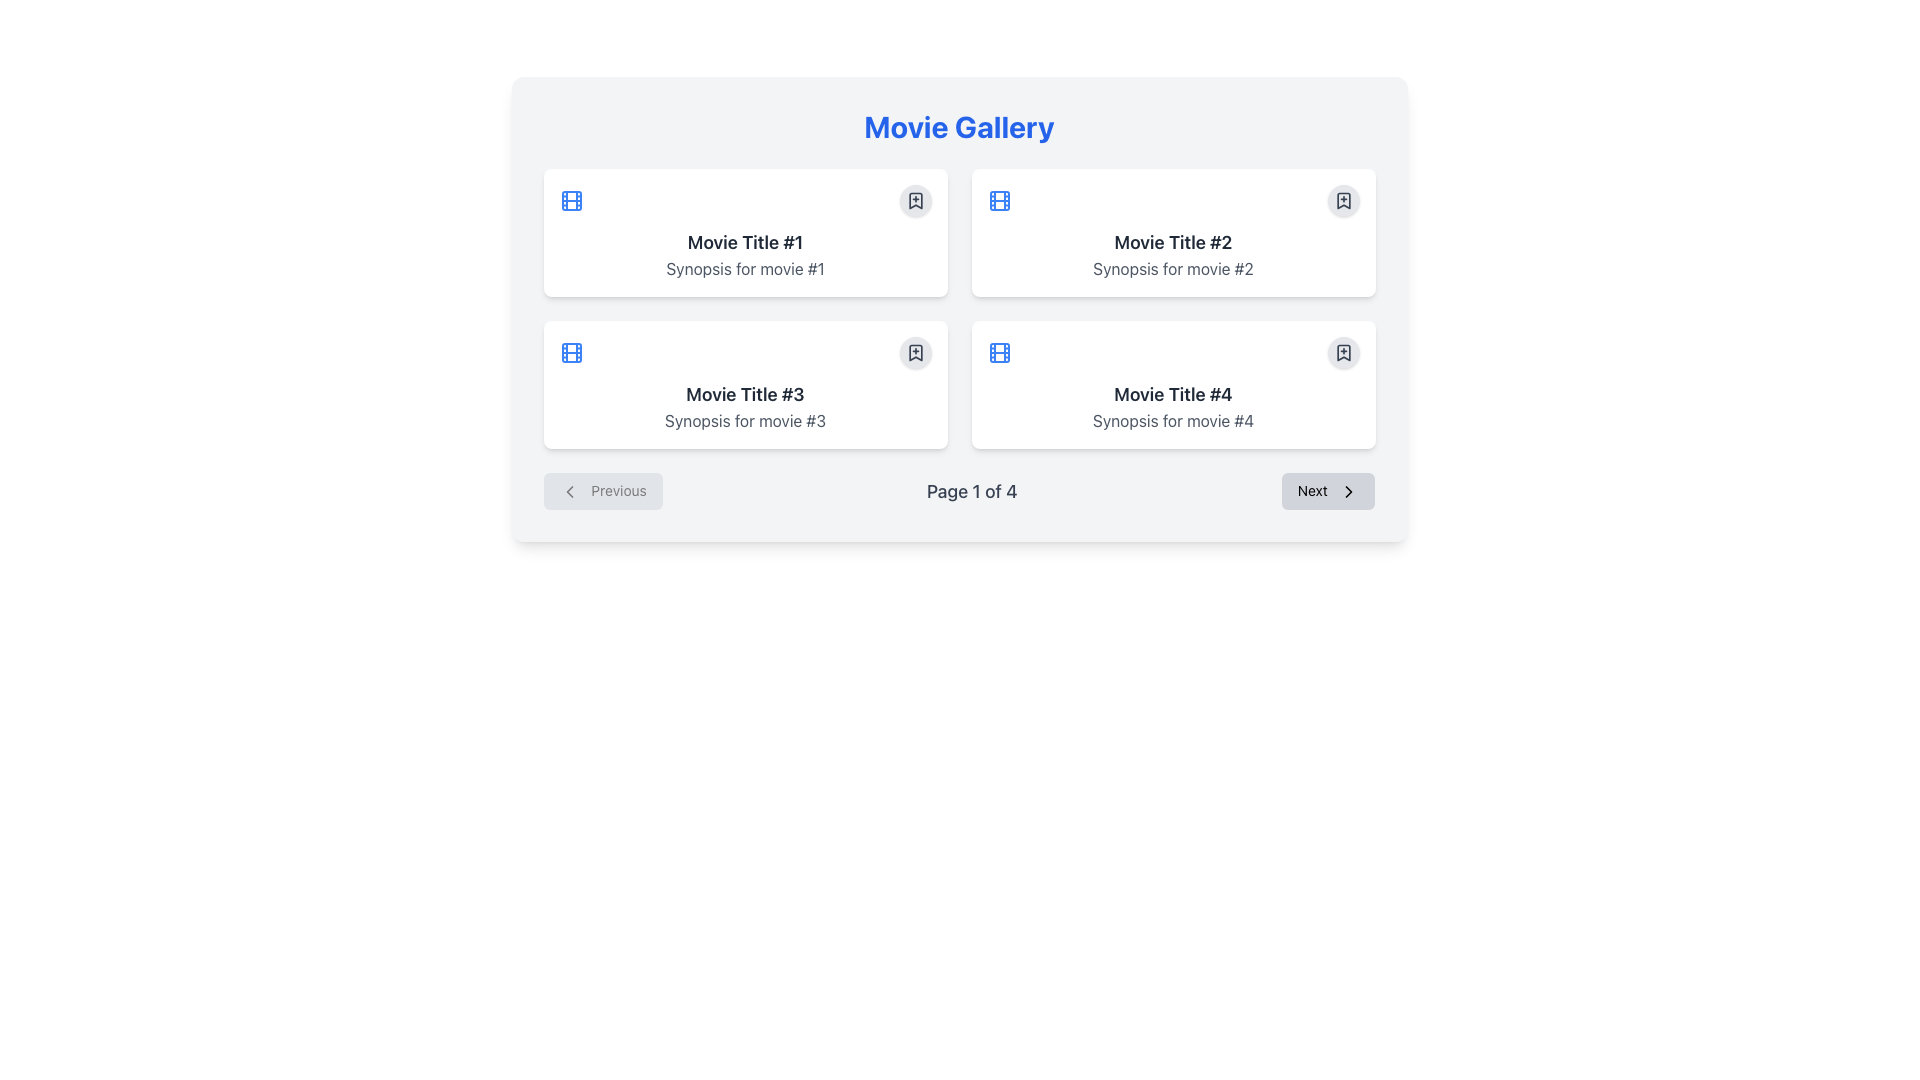 This screenshot has height=1080, width=1920. What do you see at coordinates (1343, 200) in the screenshot?
I see `the Bookmark with Plus icon located in the top-right corner of the card titled 'Movie Title #2' to bookmark the item` at bounding box center [1343, 200].